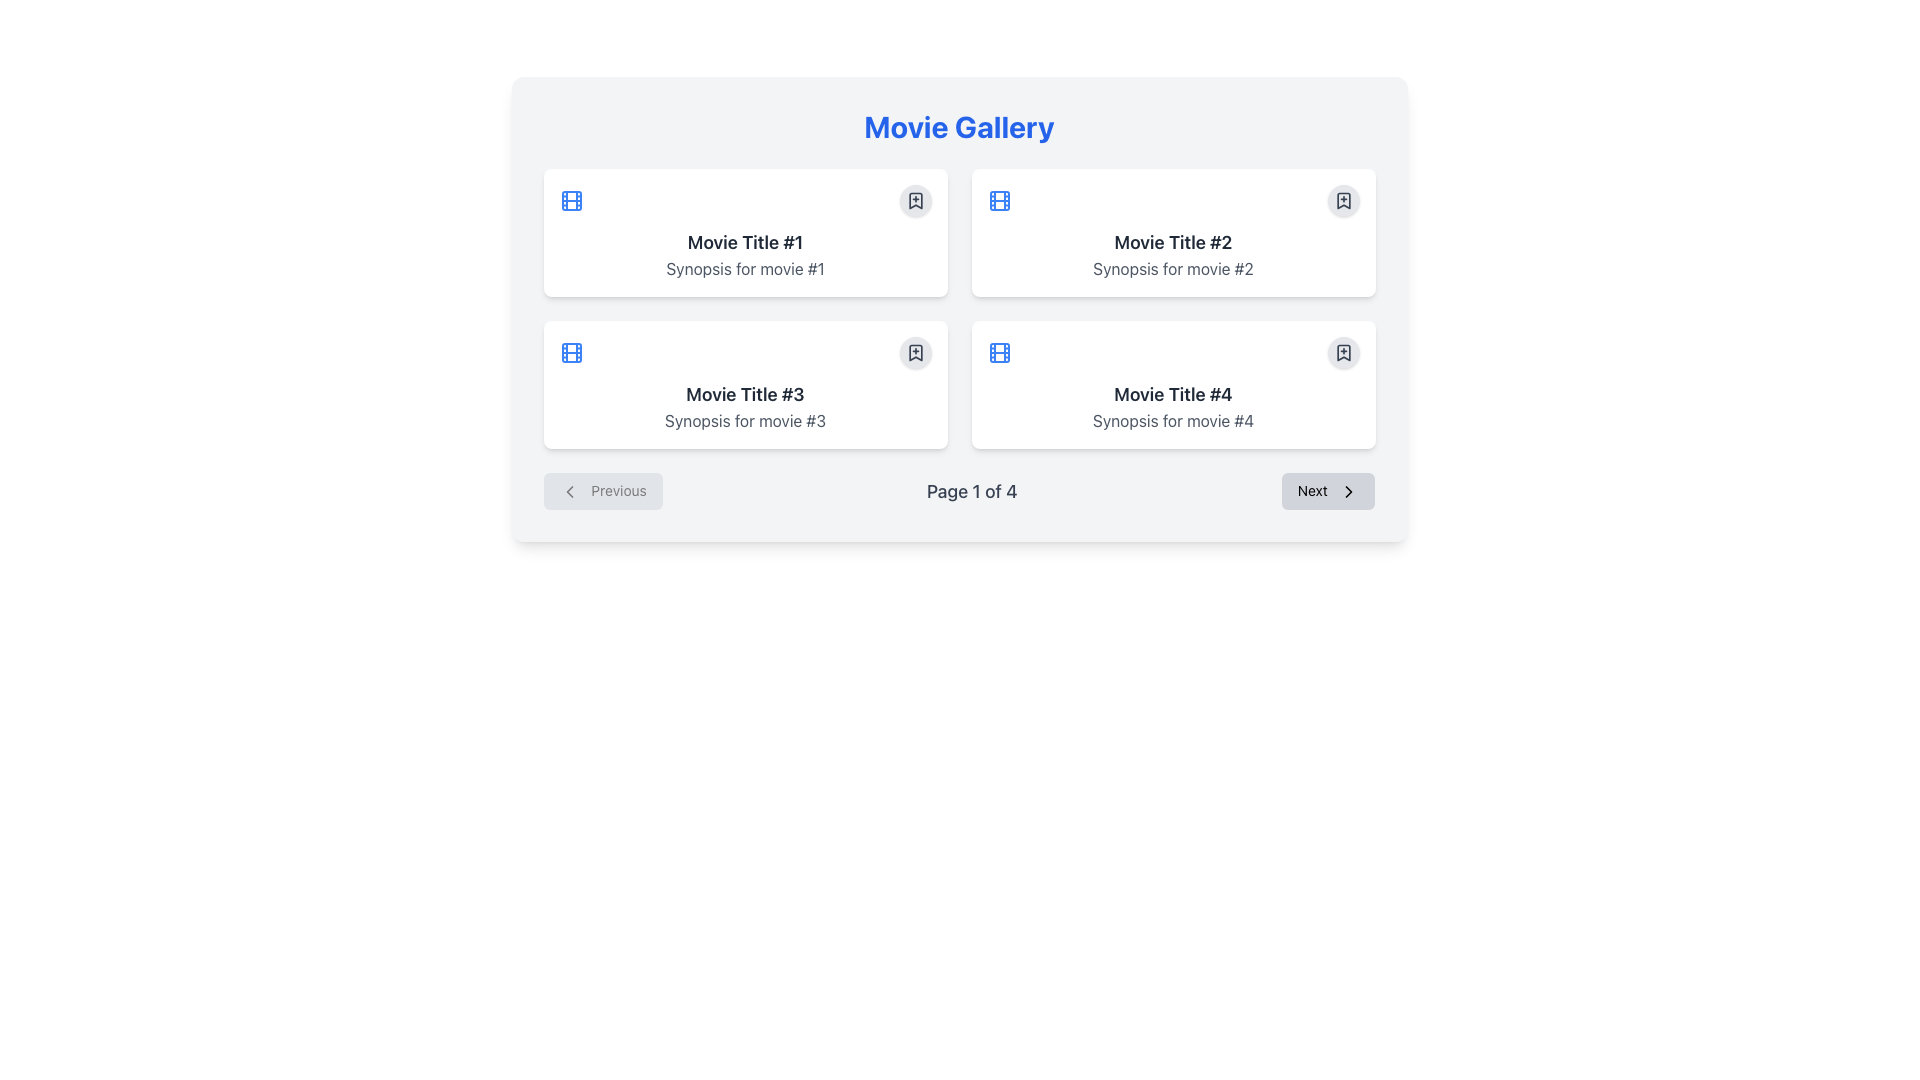 This screenshot has height=1080, width=1920. What do you see at coordinates (1343, 200) in the screenshot?
I see `the Bookmark with Plus icon located in the top-right corner of the card titled 'Movie Title #2' to bookmark the item` at bounding box center [1343, 200].